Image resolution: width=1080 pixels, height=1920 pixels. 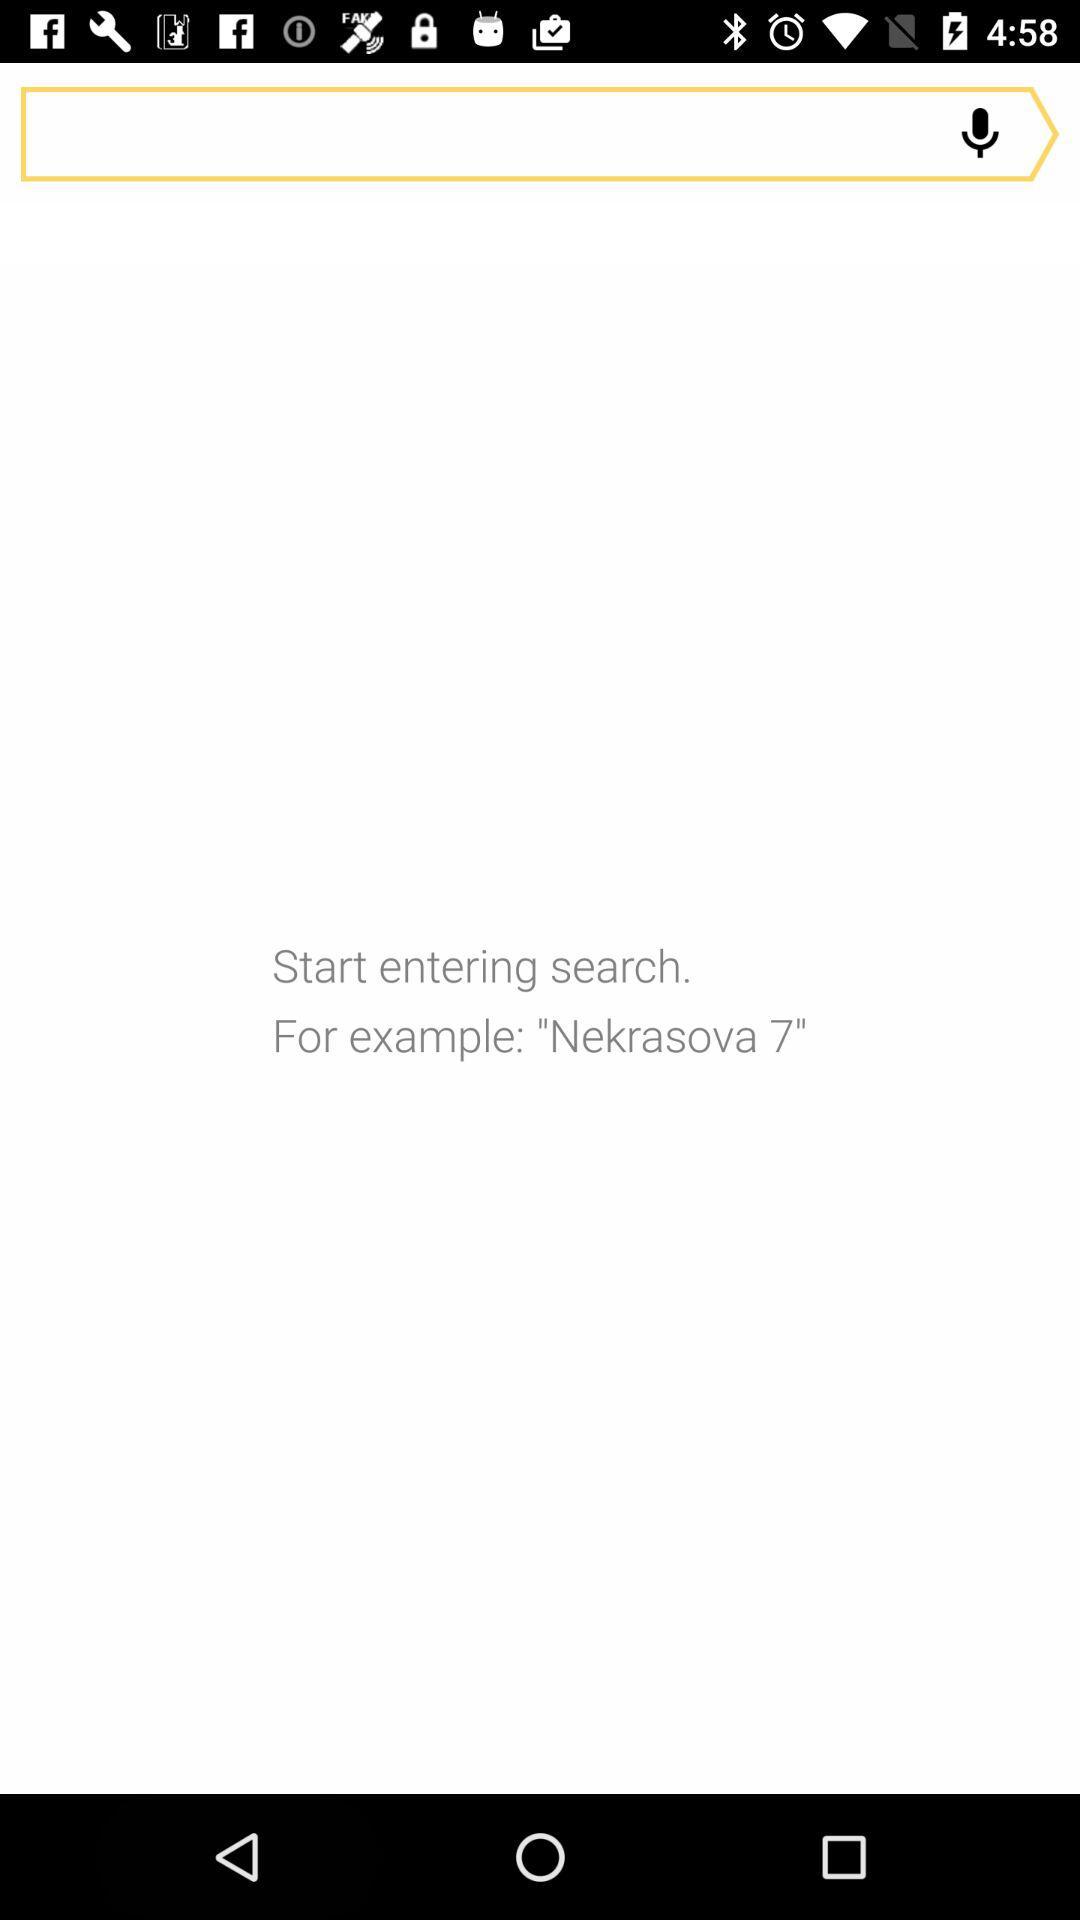 I want to click on type or talk to search, so click(x=540, y=133).